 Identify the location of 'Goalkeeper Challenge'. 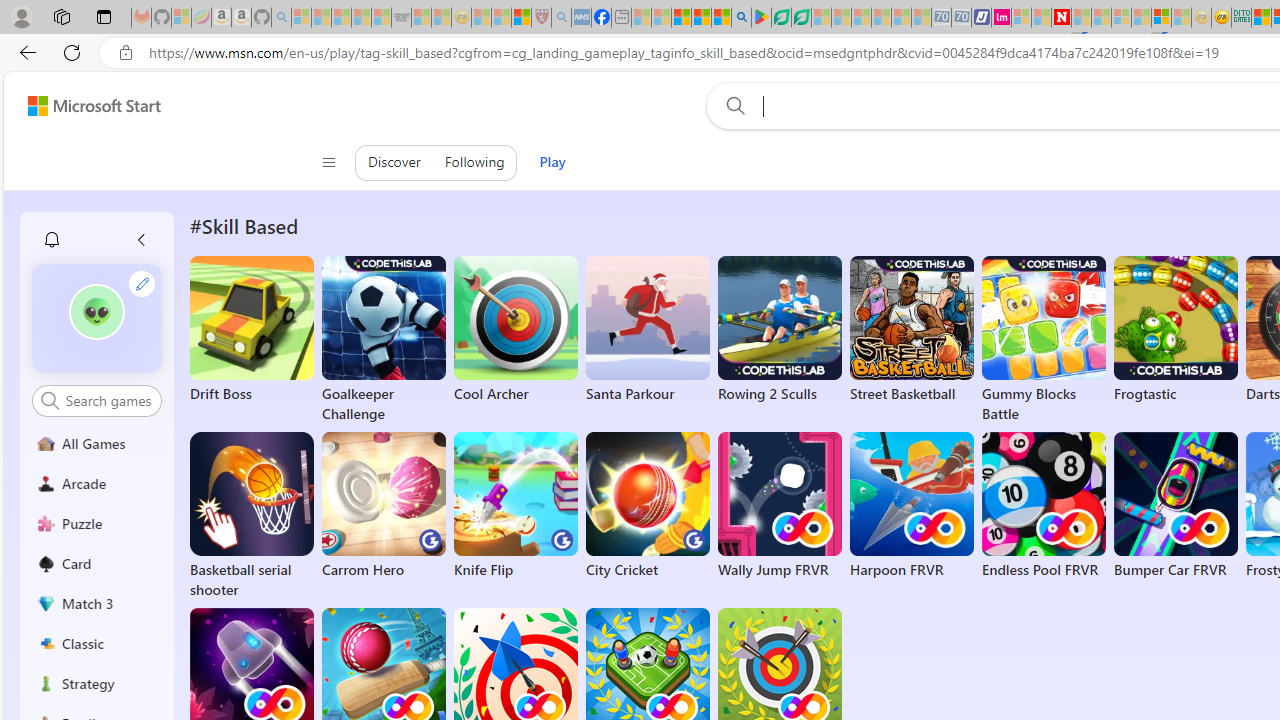
(384, 339).